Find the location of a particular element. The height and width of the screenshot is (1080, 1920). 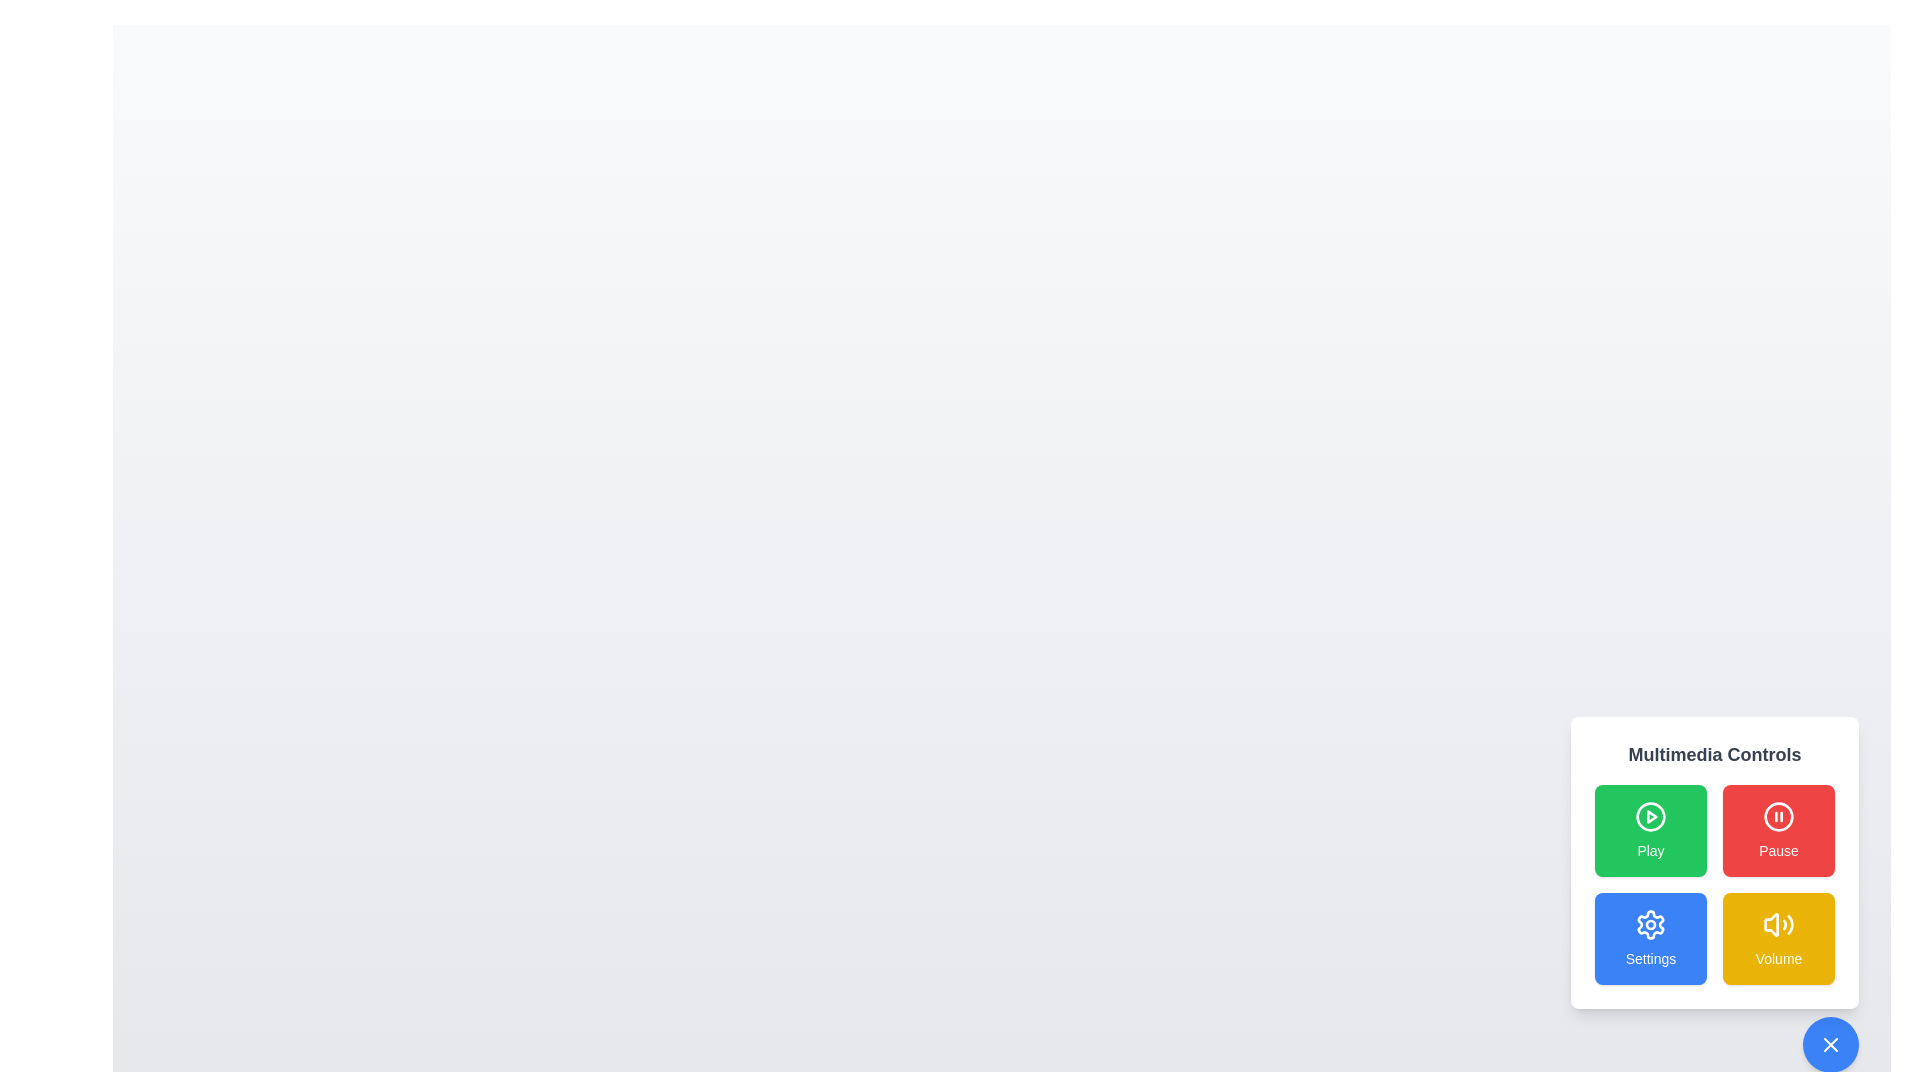

the leftmost part of the speaker icon within the 'Volume' button located in the bottom-right section of the interface is located at coordinates (1771, 925).